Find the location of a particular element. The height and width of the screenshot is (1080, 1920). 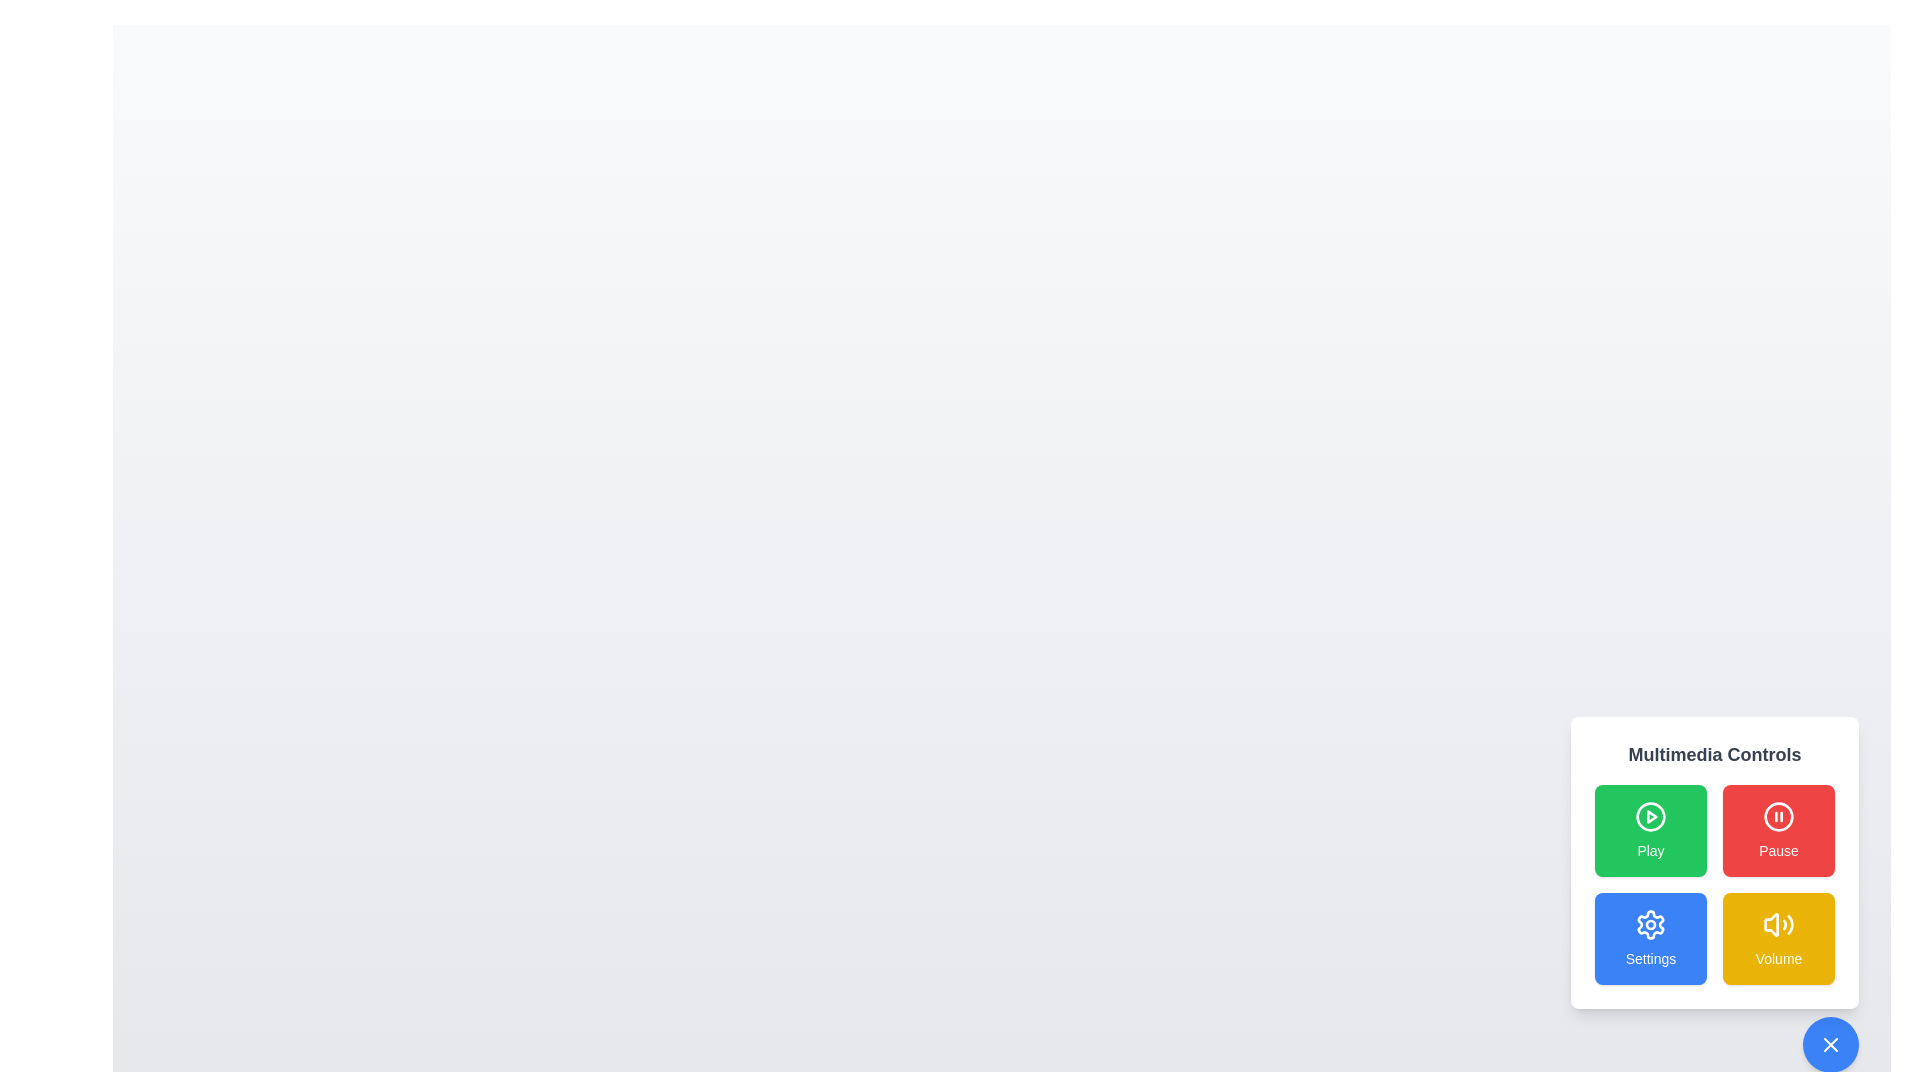

the leftmost part of the speaker icon within the 'Volume' button located in the bottom-right section of the interface is located at coordinates (1771, 925).